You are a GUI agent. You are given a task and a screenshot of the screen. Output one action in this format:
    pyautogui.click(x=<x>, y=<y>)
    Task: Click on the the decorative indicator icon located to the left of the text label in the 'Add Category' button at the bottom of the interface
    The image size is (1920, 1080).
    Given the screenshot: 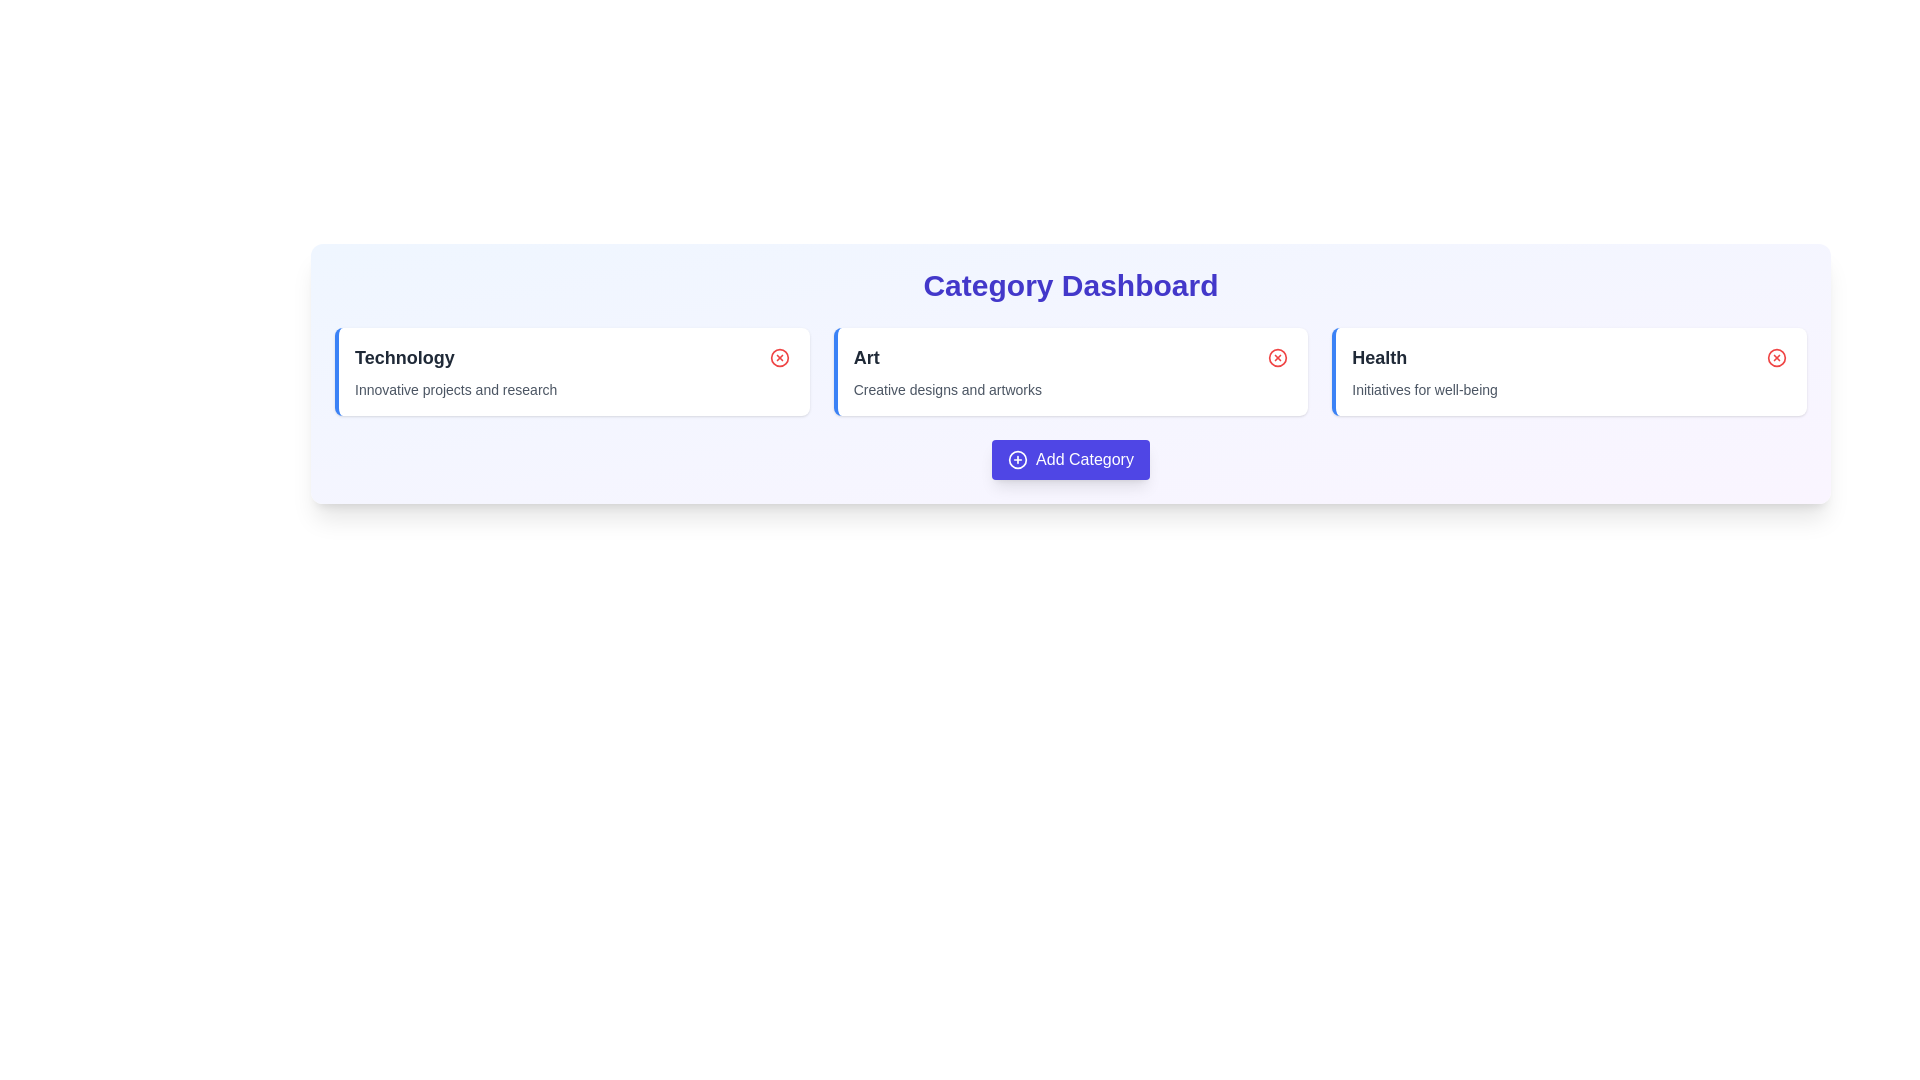 What is the action you would take?
    pyautogui.click(x=1017, y=459)
    